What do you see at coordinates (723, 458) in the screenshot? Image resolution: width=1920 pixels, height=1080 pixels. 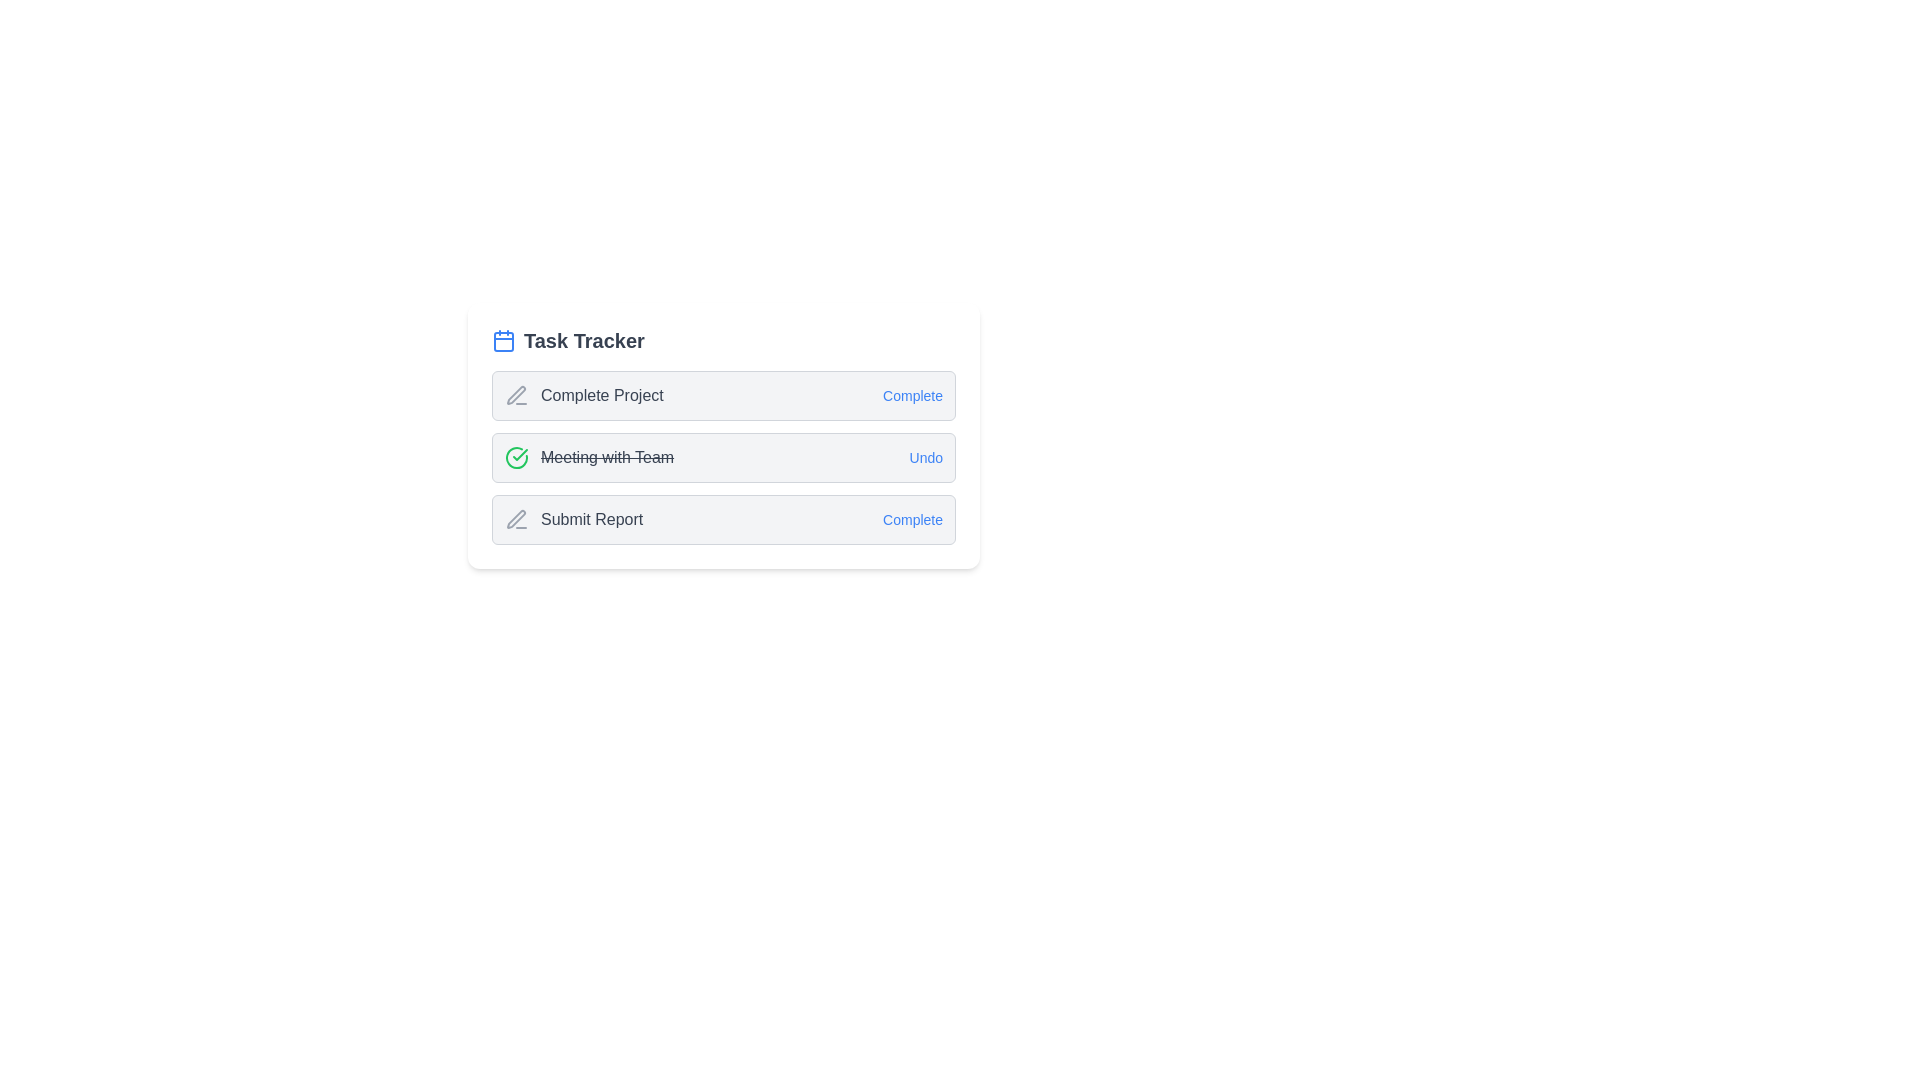 I see `the 'Undo' link in the Task item labeled 'Meeting with Team'` at bounding box center [723, 458].